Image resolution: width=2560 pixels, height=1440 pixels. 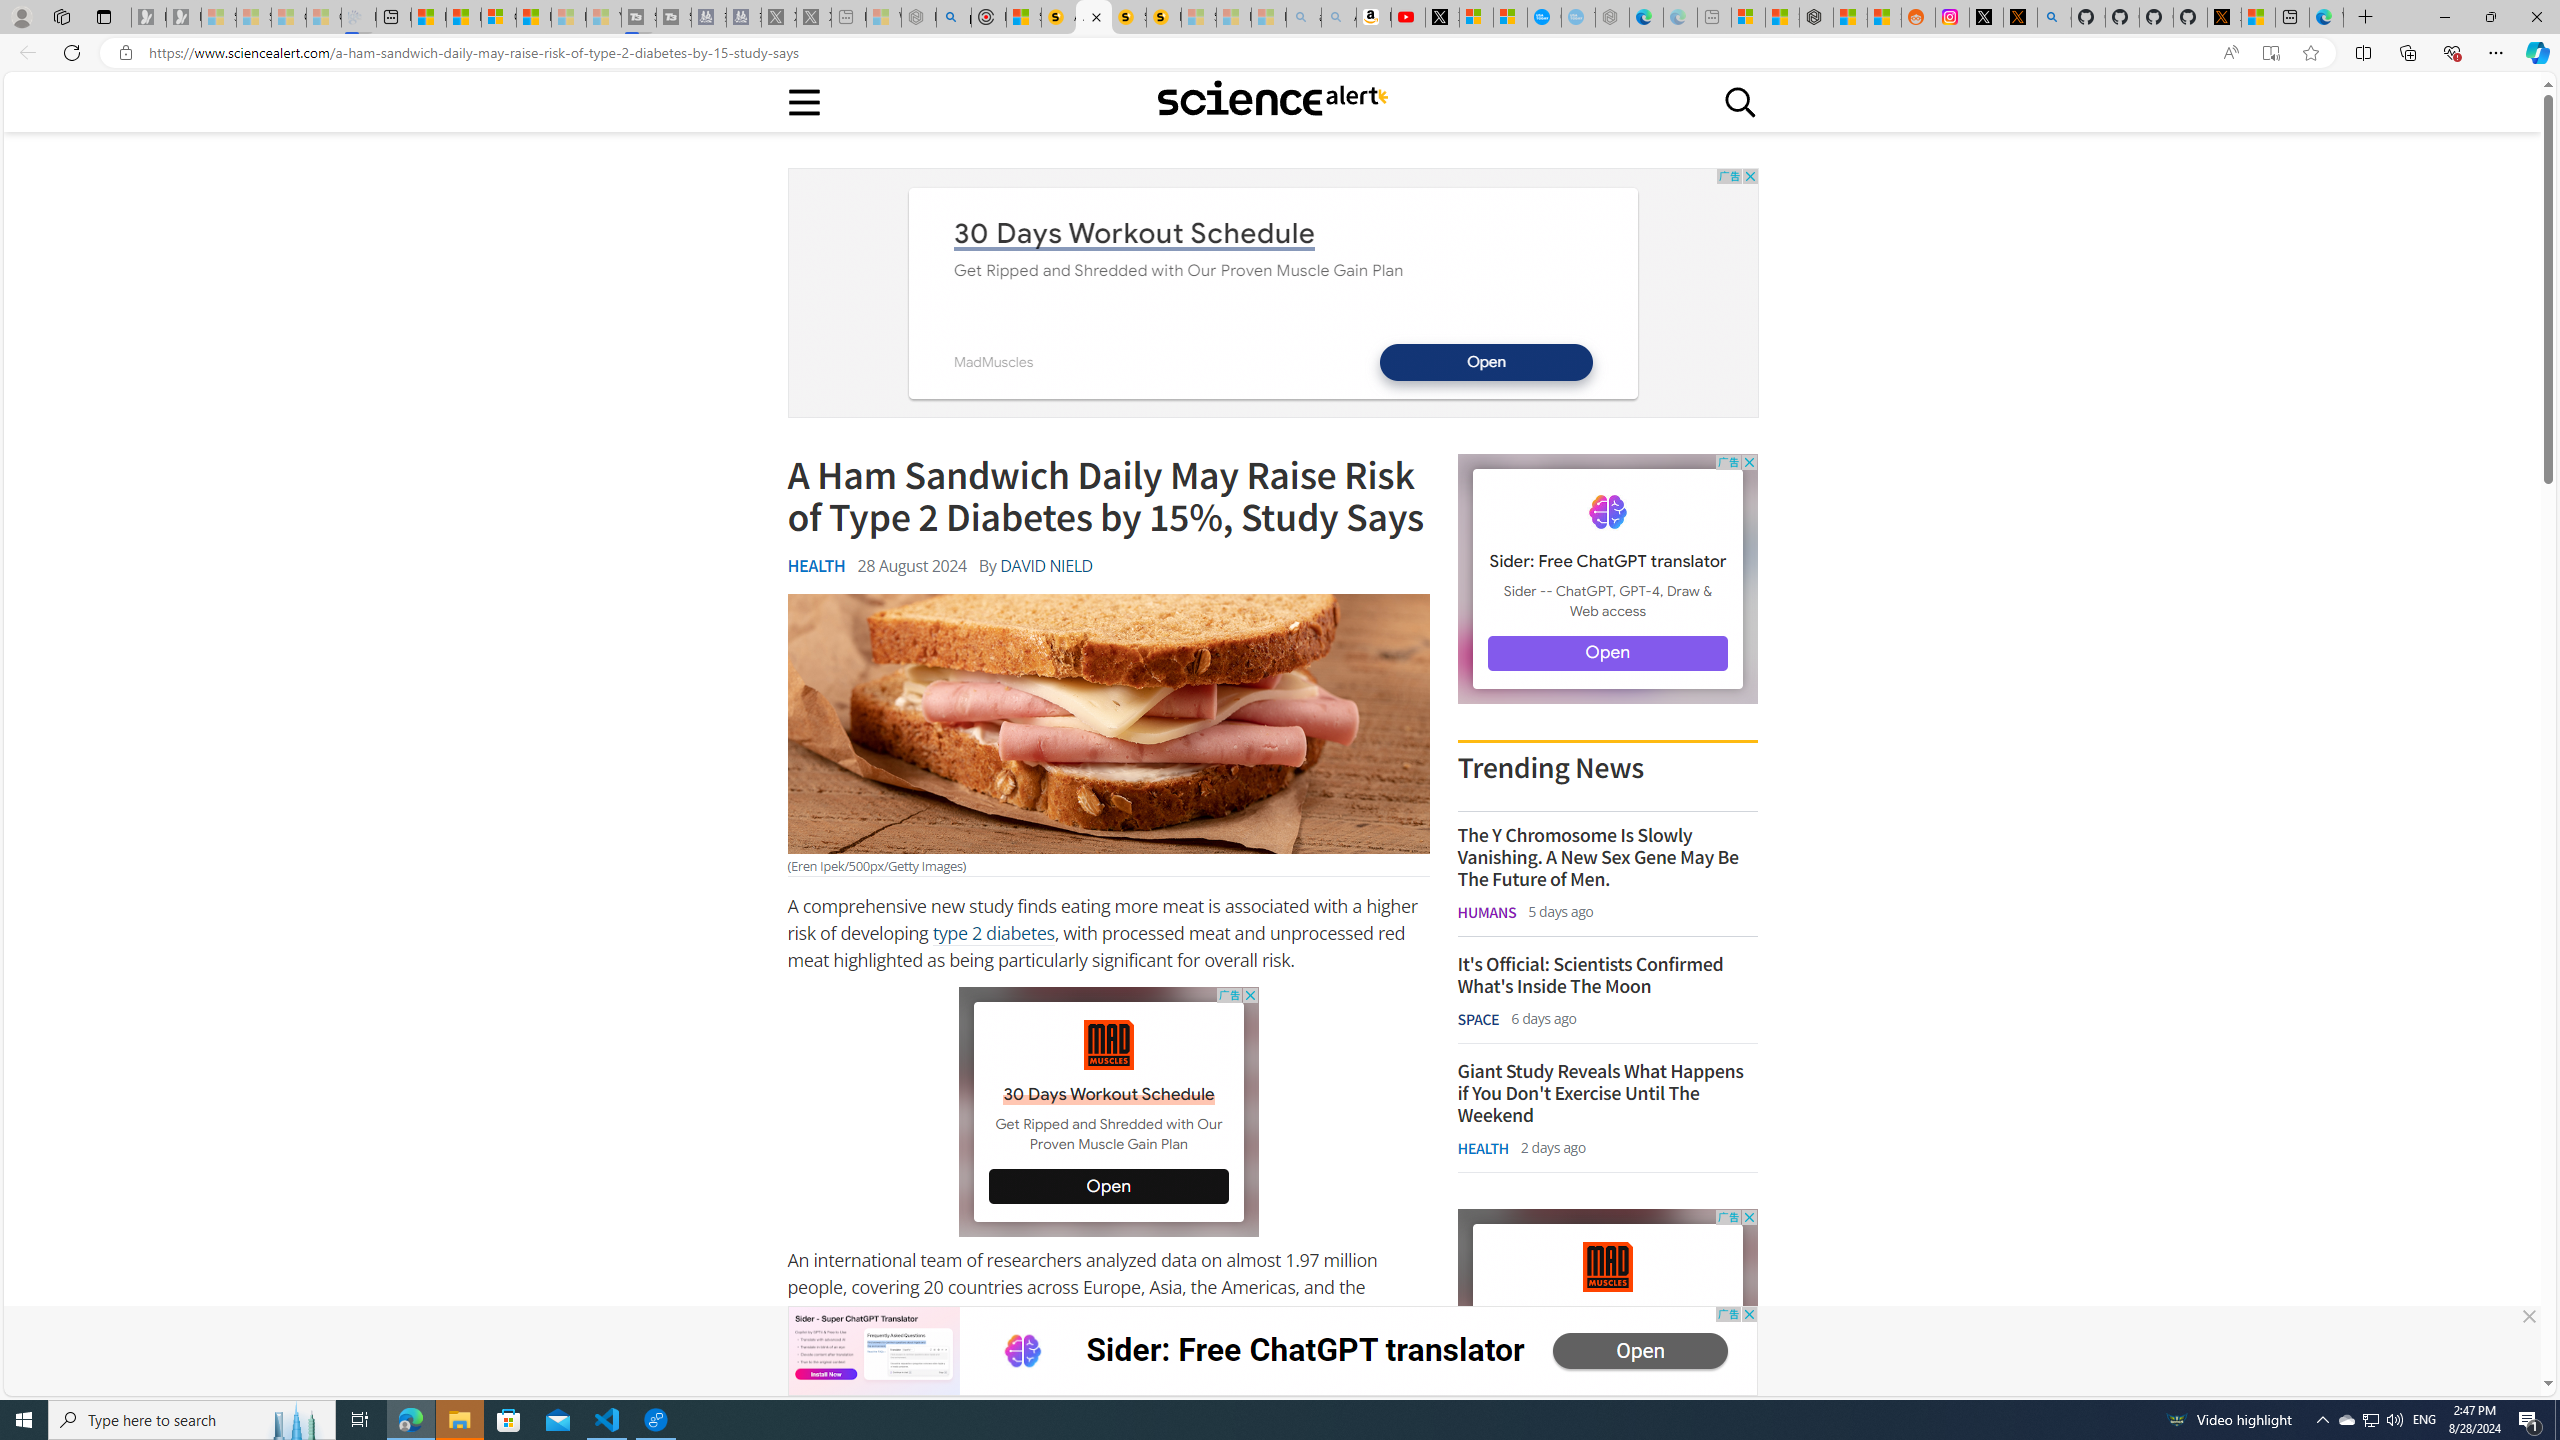 I want to click on 'Log in to X / X', so click(x=1985, y=16).